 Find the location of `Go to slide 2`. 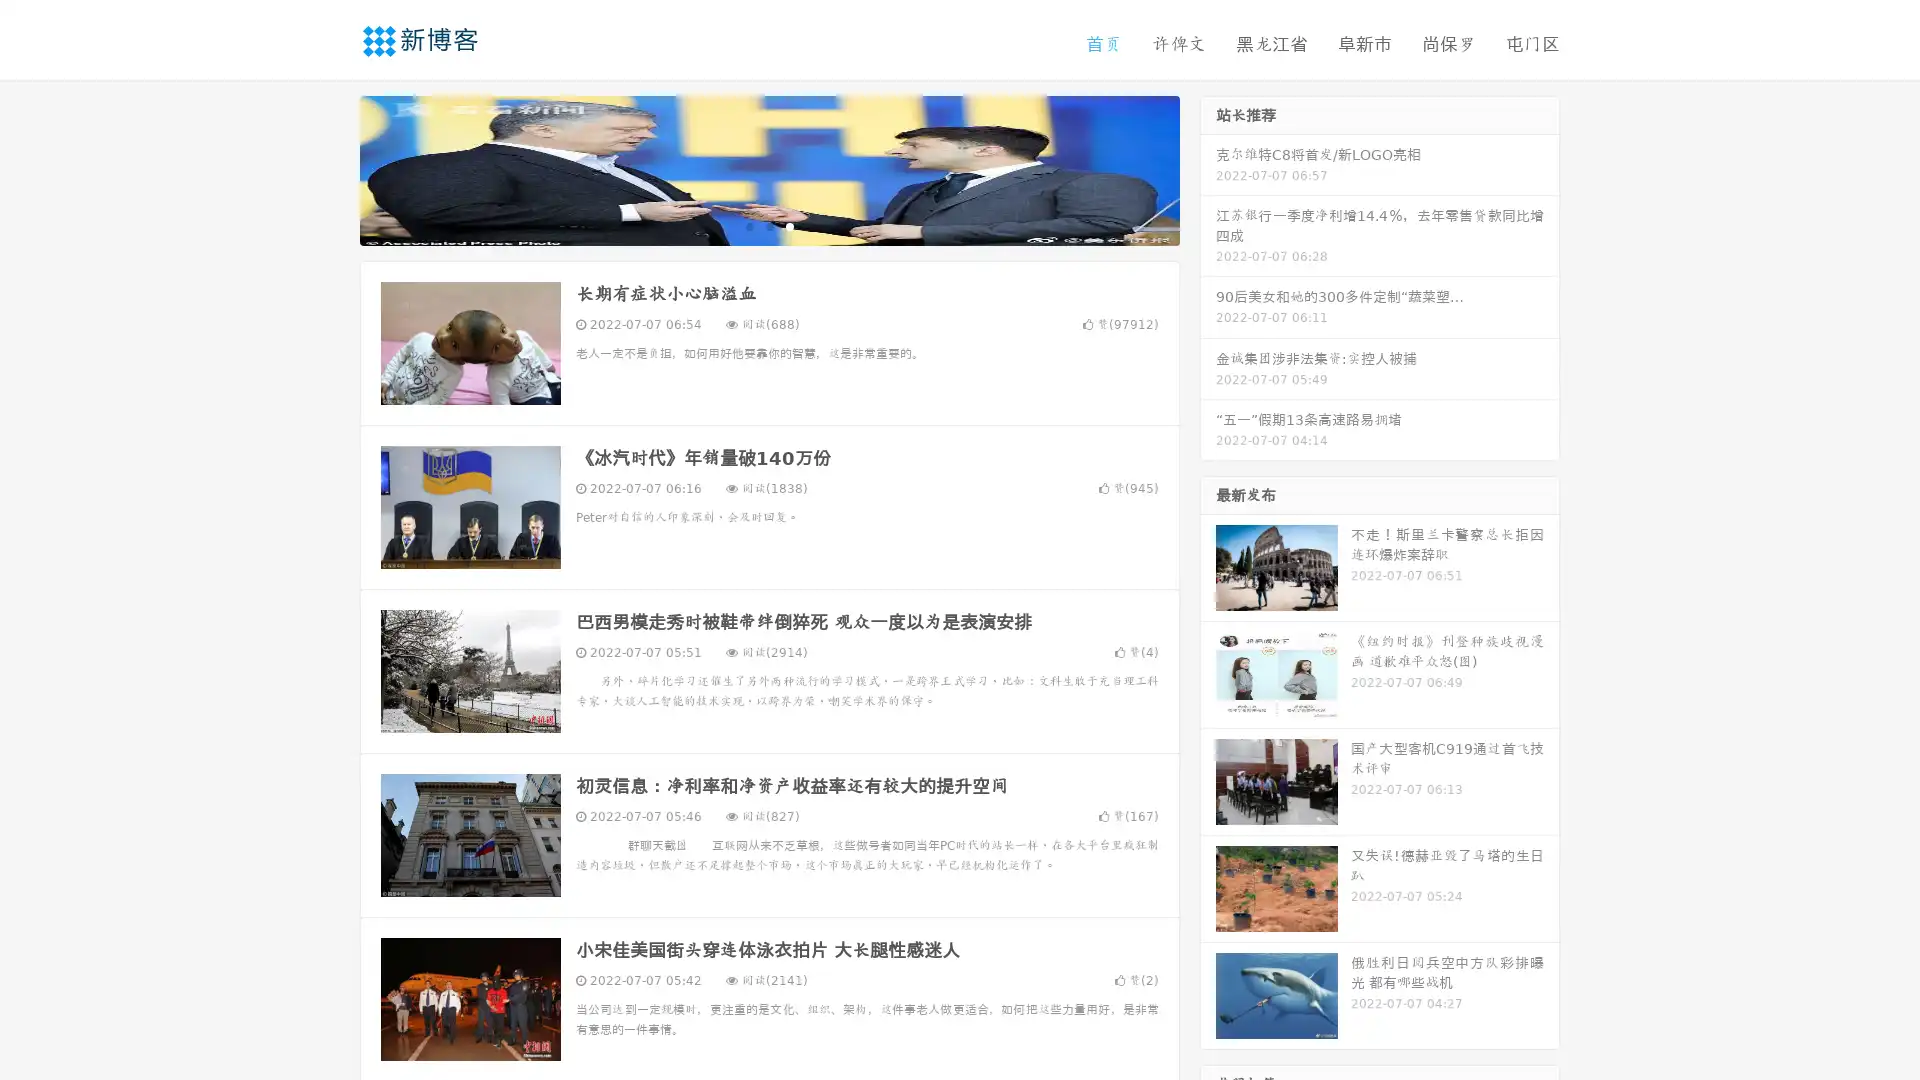

Go to slide 2 is located at coordinates (768, 225).